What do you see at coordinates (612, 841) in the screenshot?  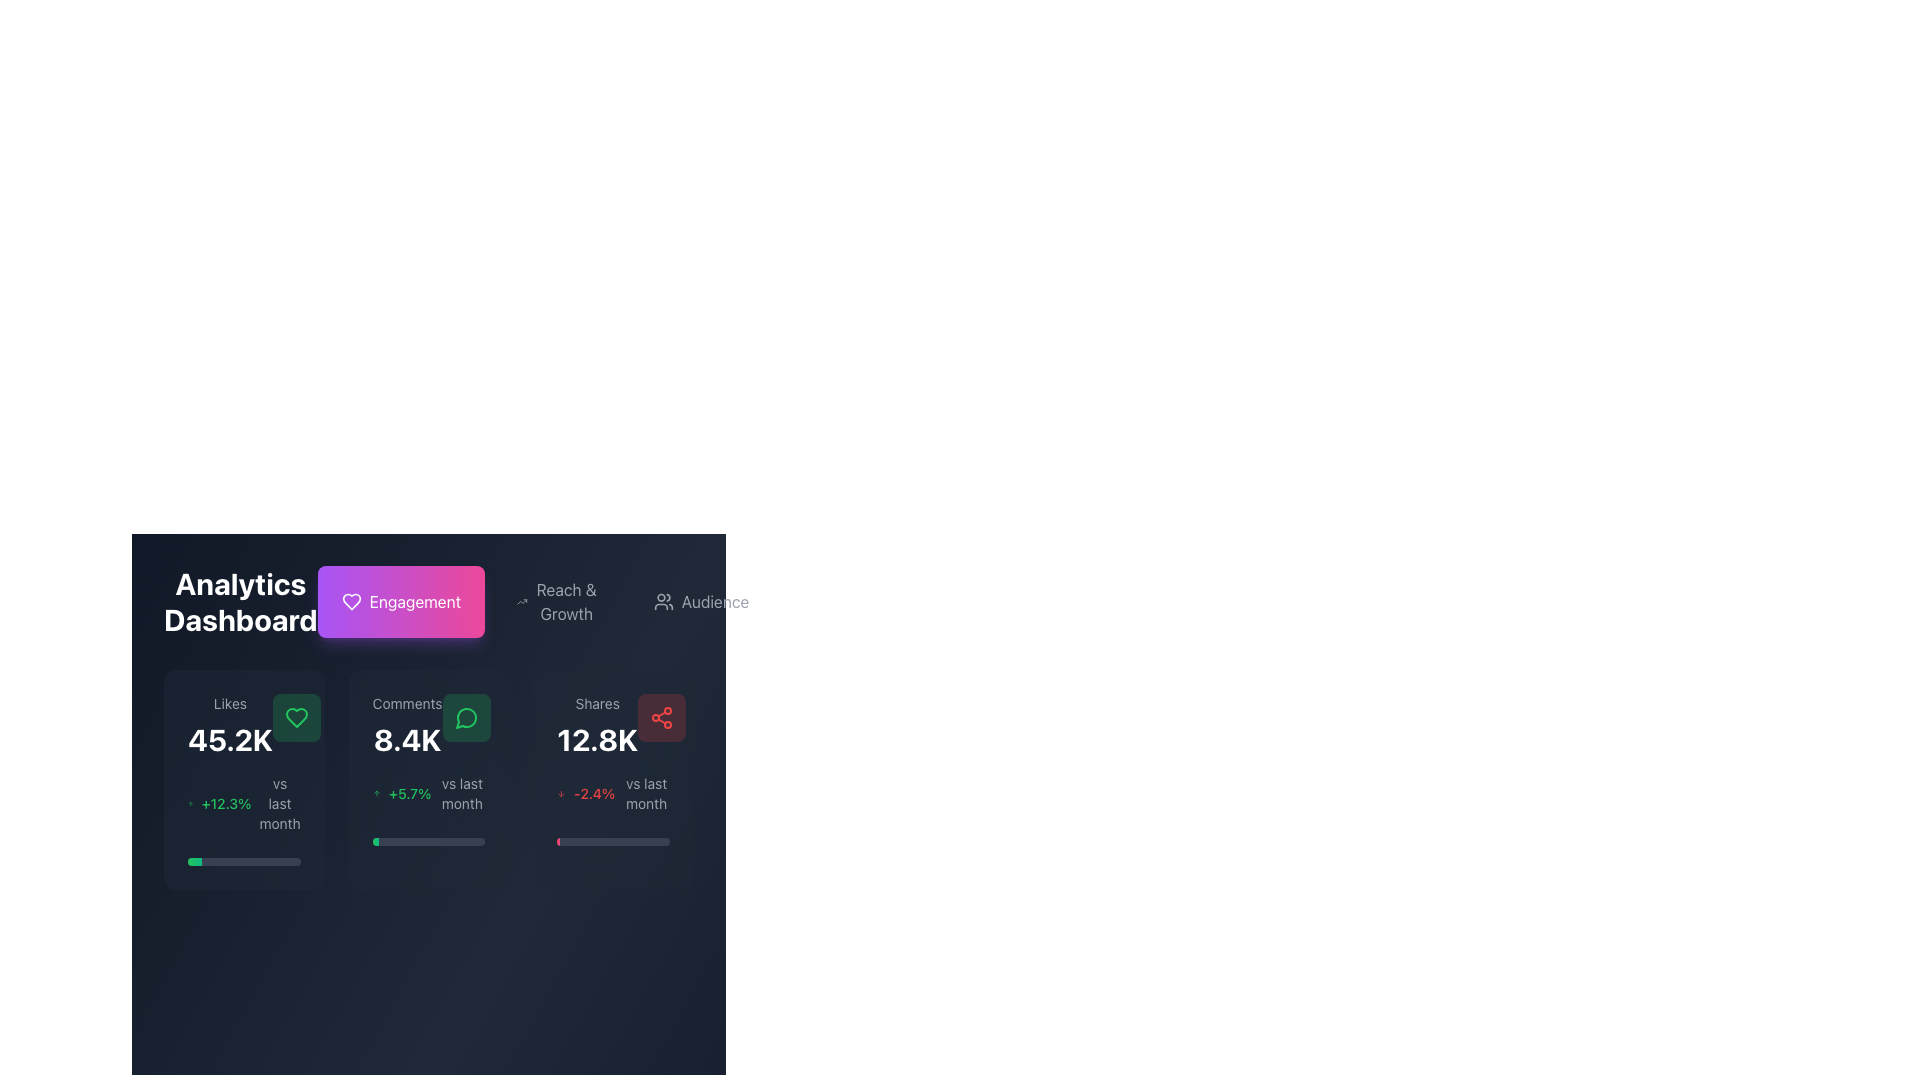 I see `the thin progress bar with rounded corners, styled in a gradient from red to pink, located at the bottom section of the 'Shares' card in the dashboard` at bounding box center [612, 841].